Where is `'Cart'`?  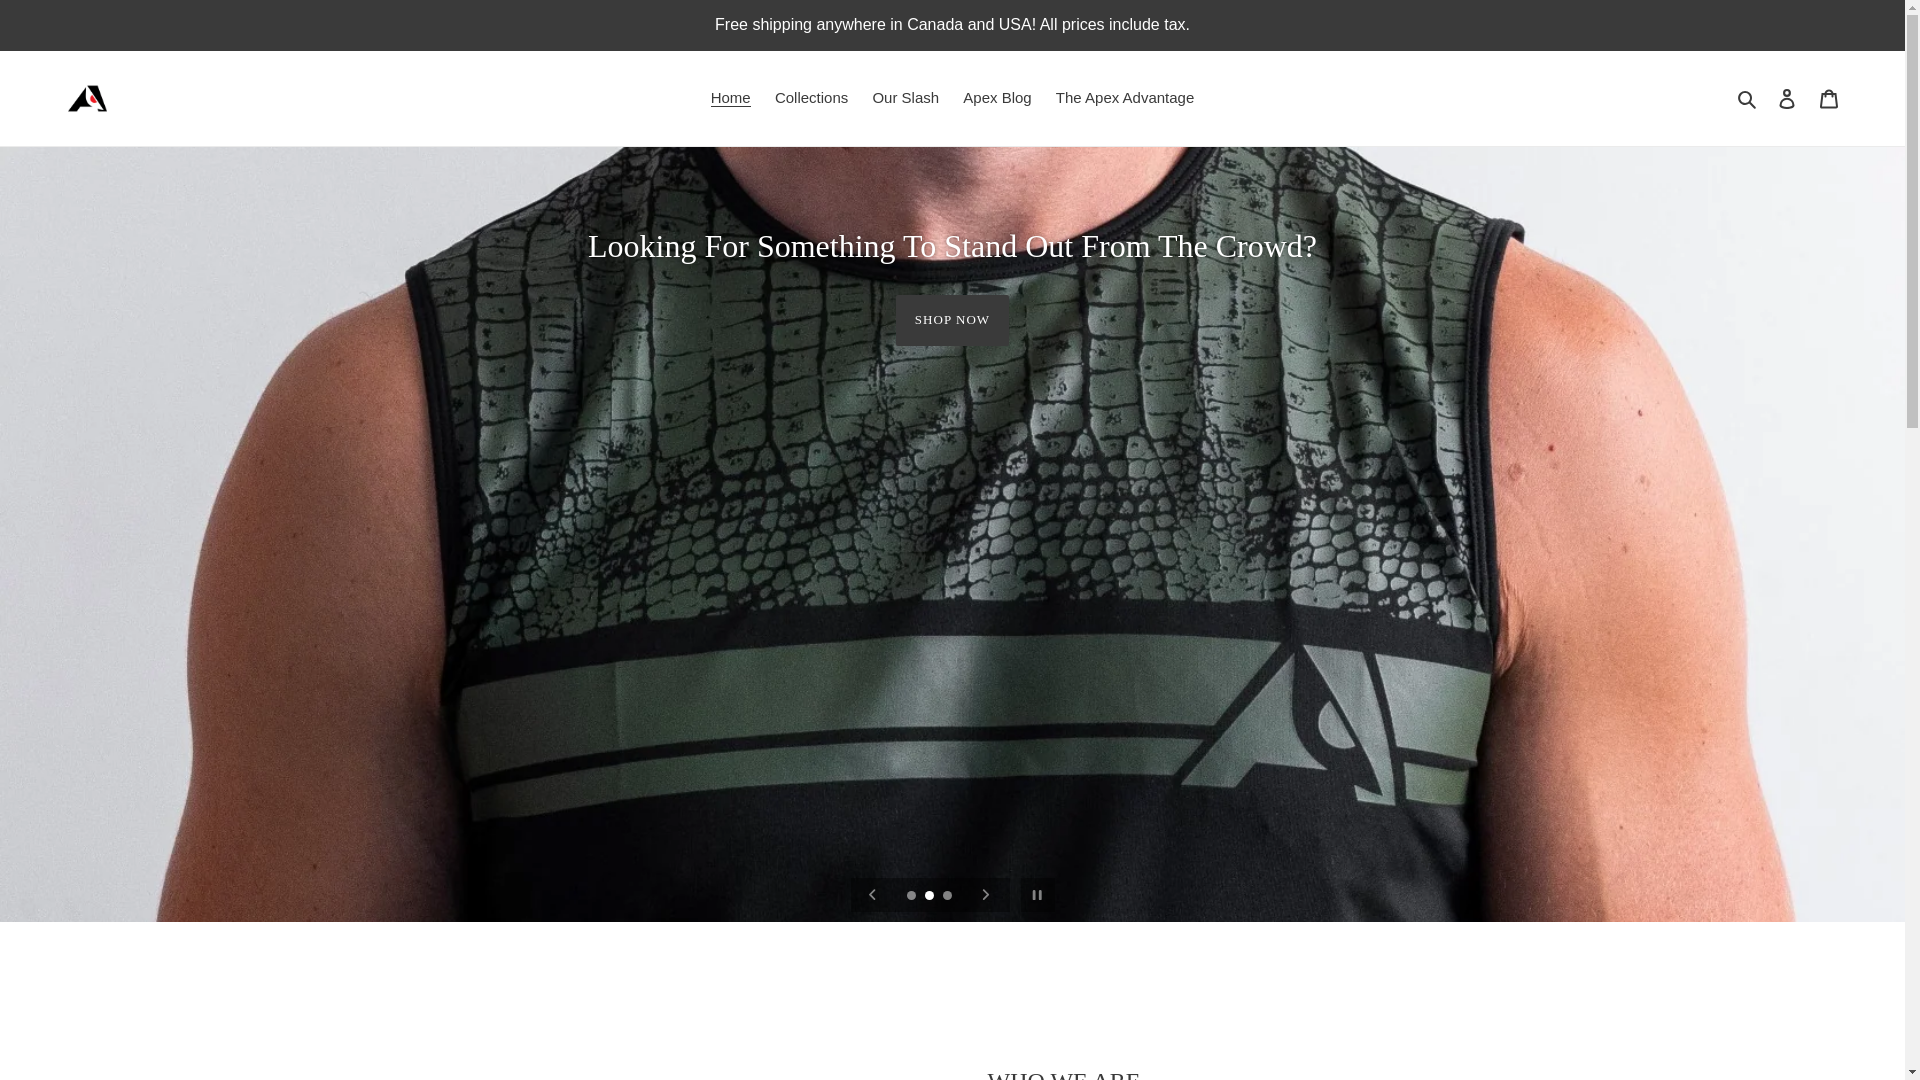 'Cart' is located at coordinates (1828, 98).